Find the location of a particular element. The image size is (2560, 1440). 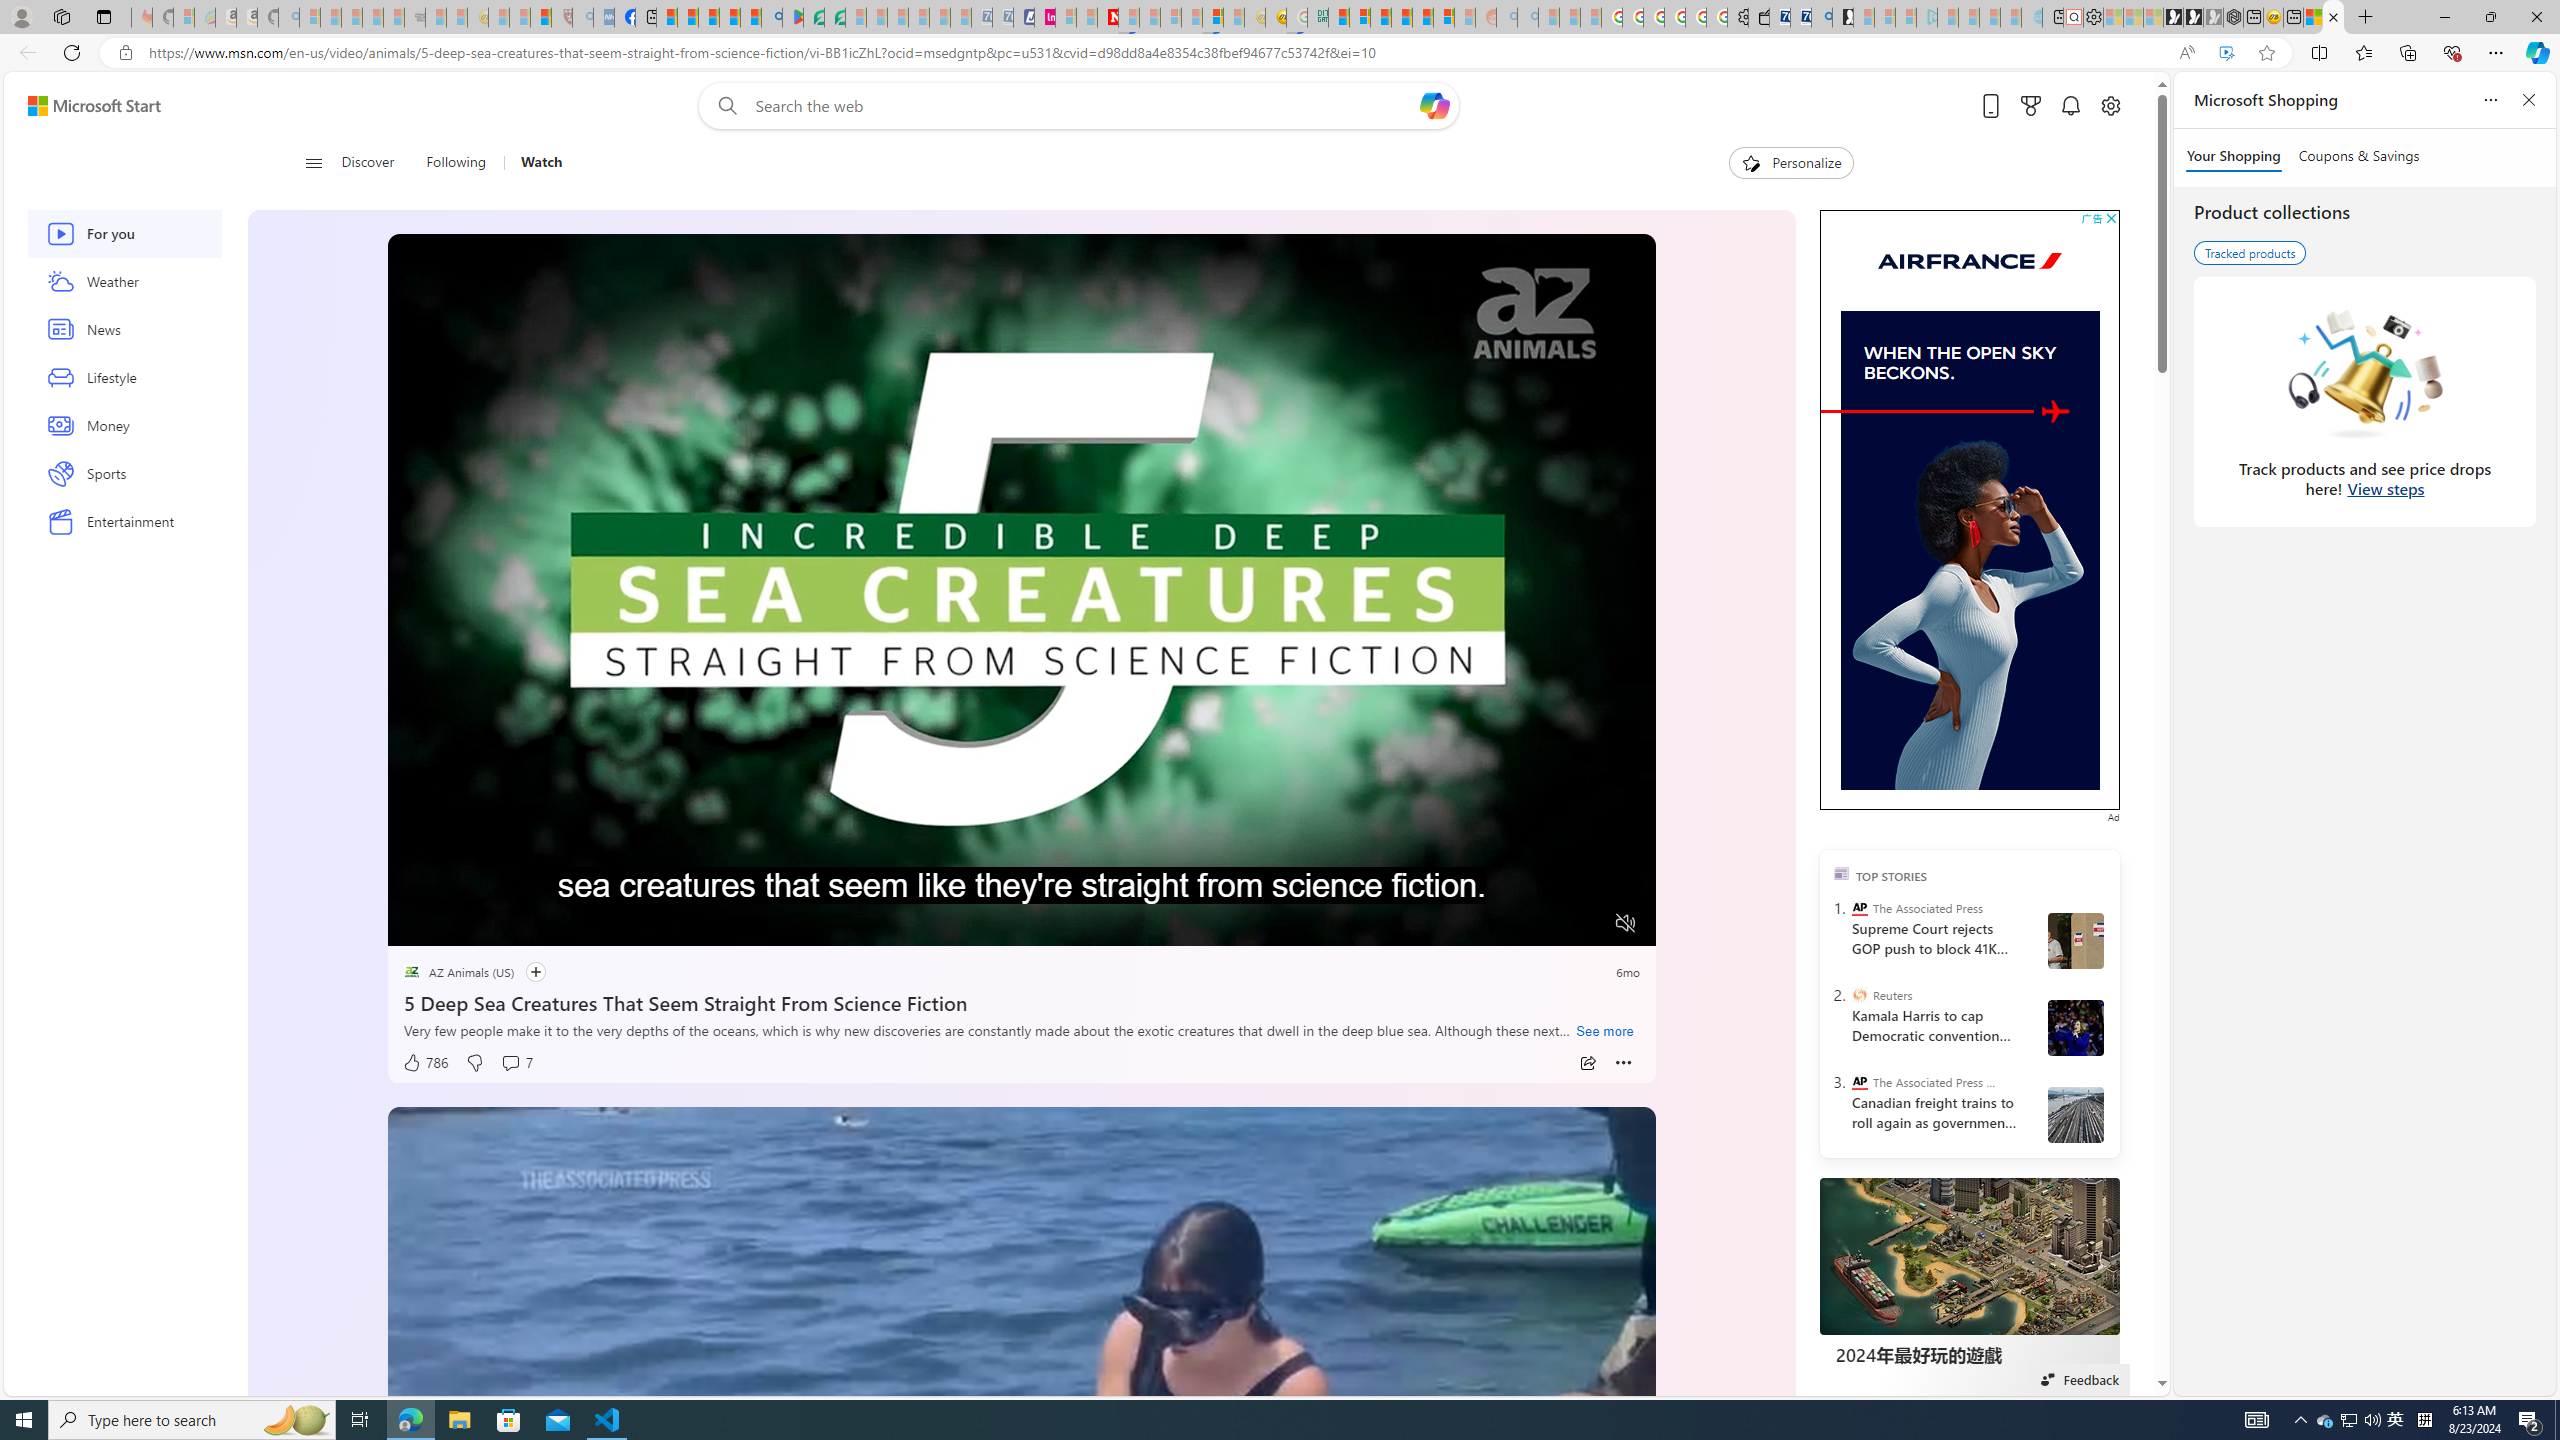

'Share' is located at coordinates (1587, 1062).